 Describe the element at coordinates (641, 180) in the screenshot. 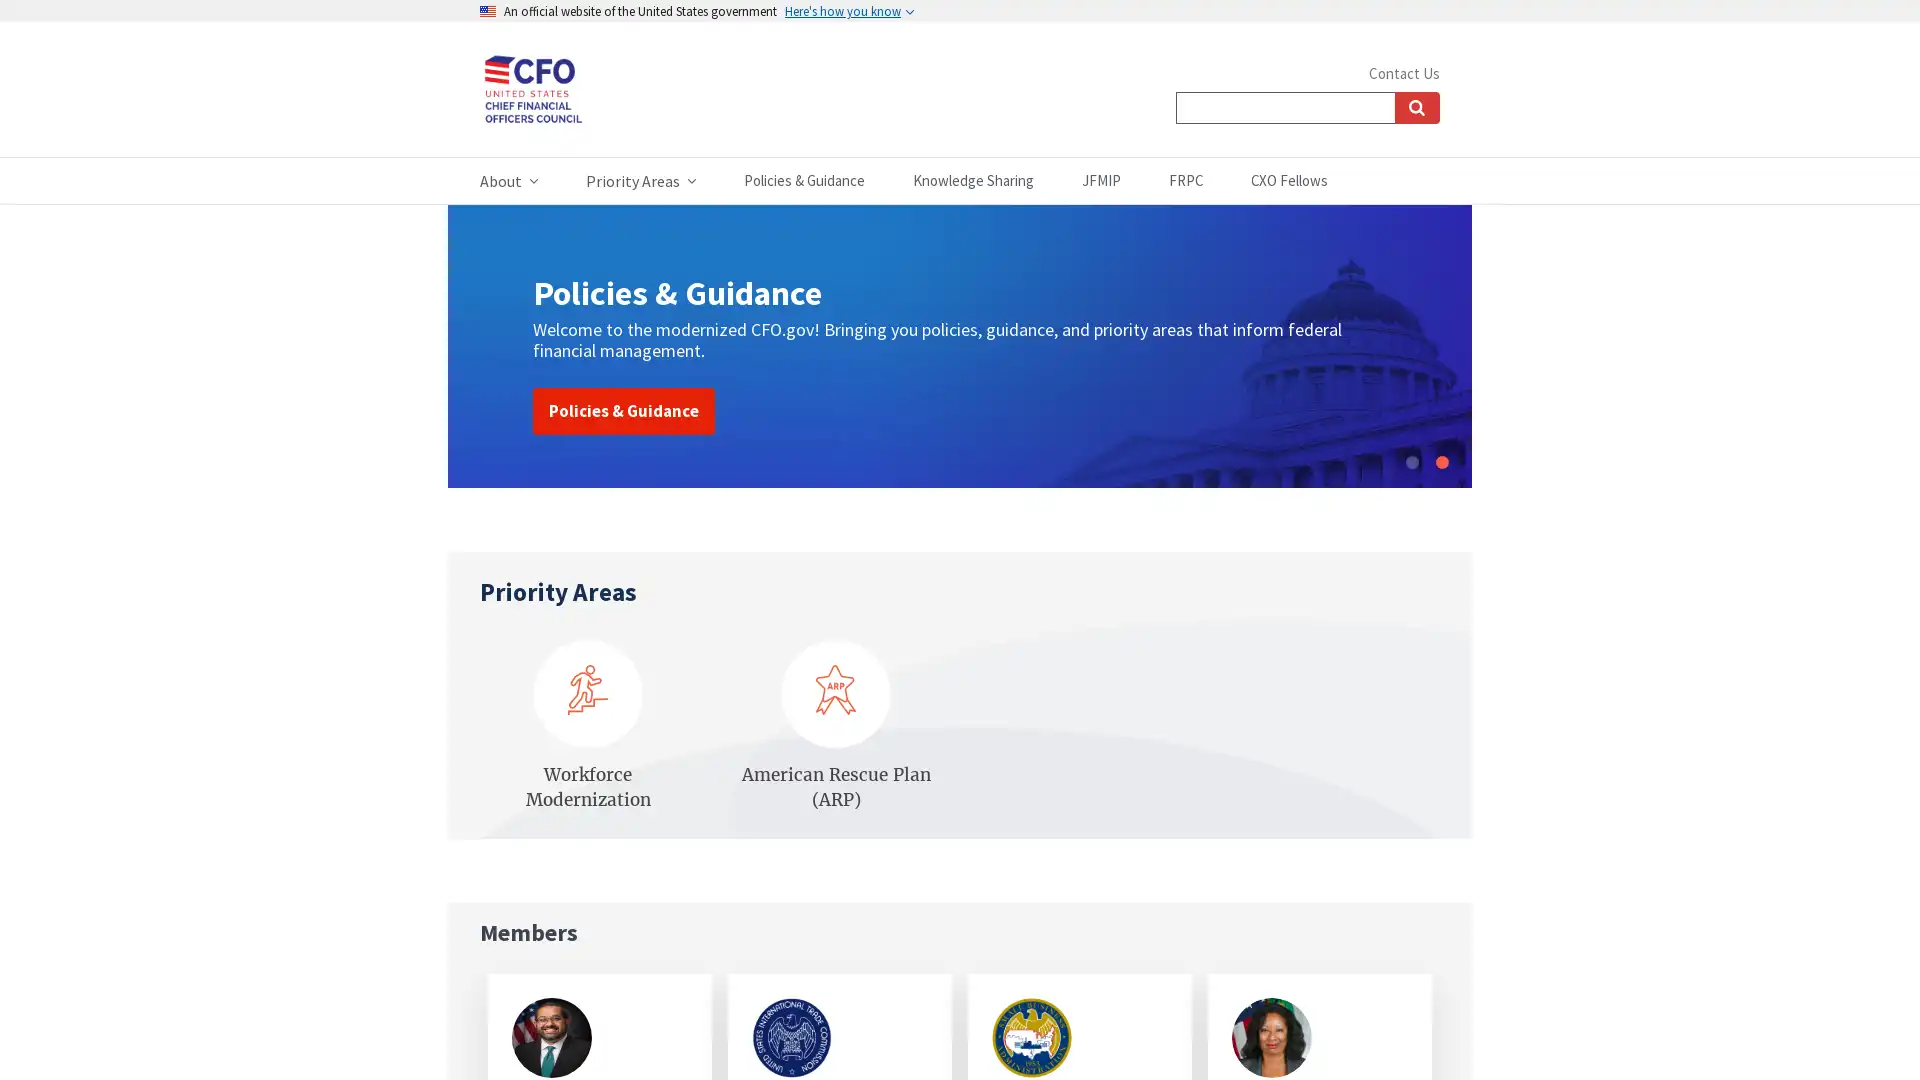

I see `Priority Areas` at that location.